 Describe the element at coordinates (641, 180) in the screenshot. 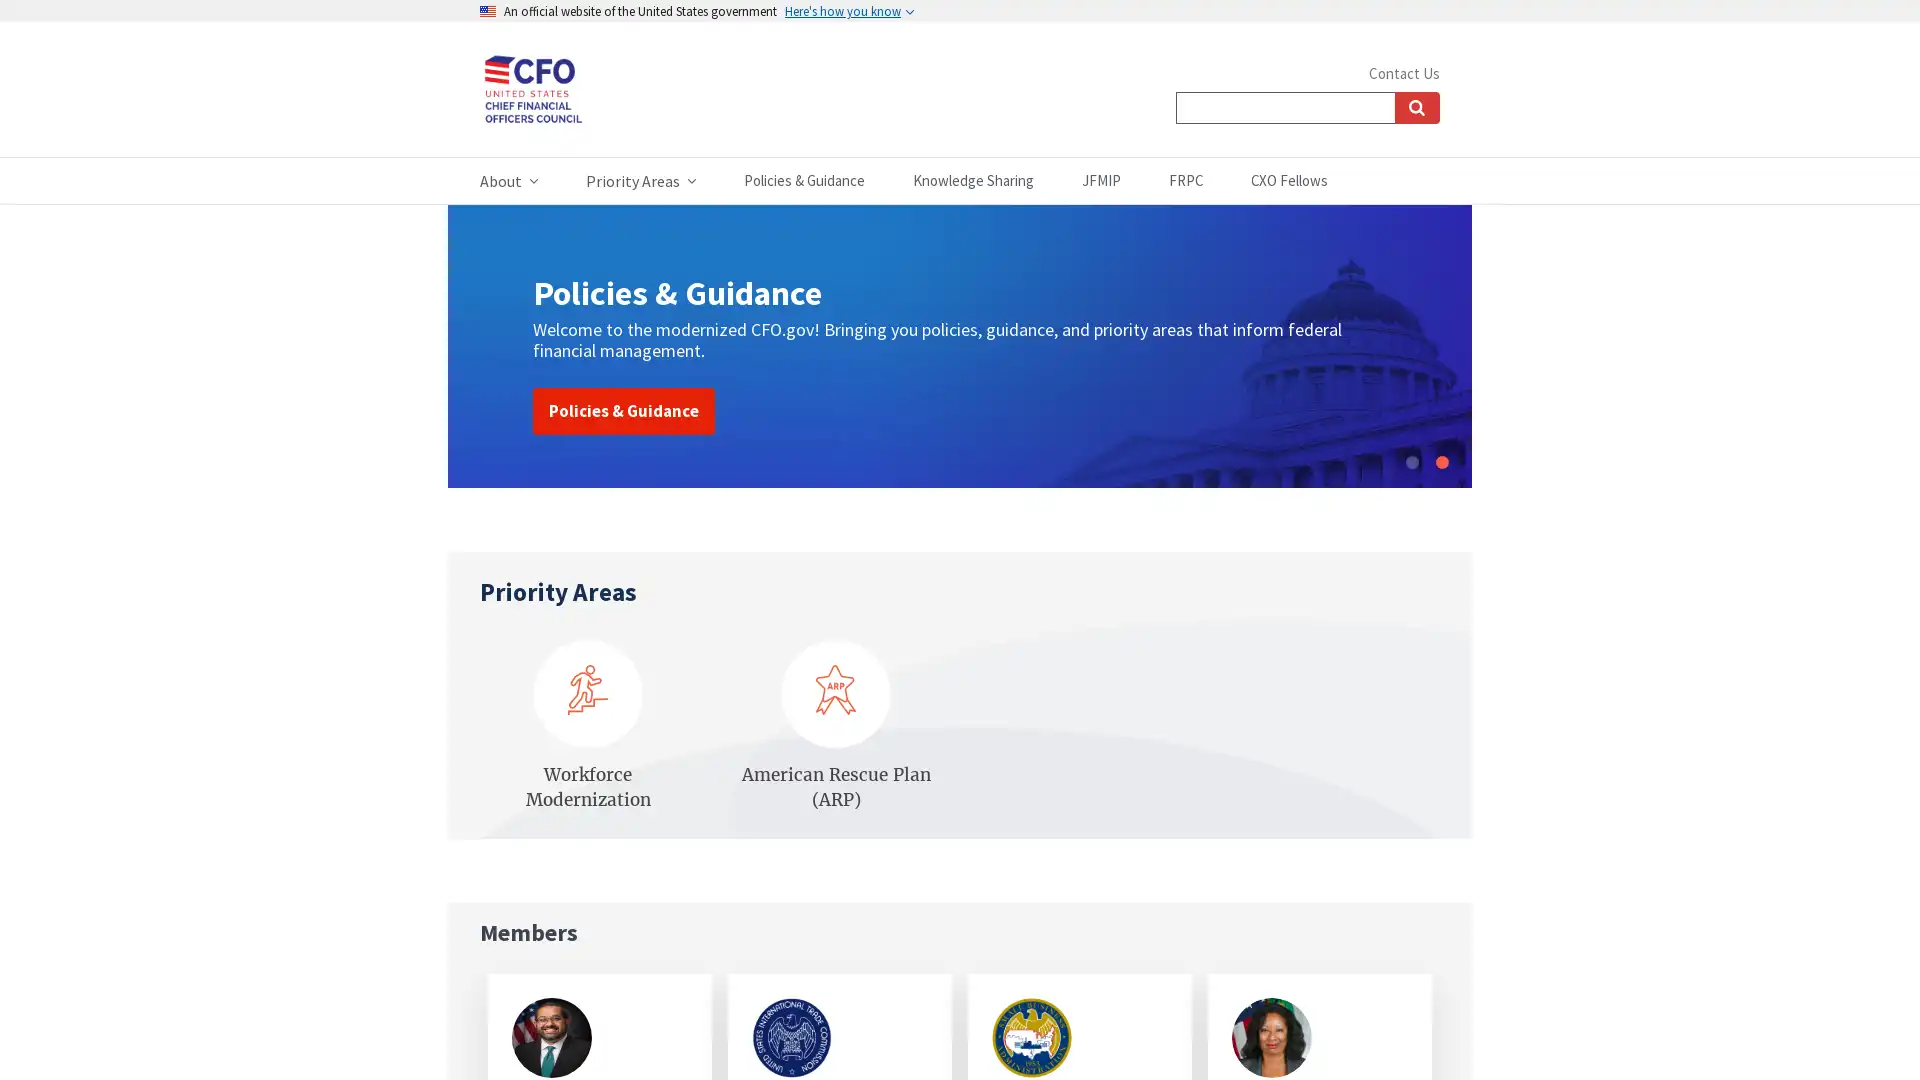

I see `Priority Areas` at that location.